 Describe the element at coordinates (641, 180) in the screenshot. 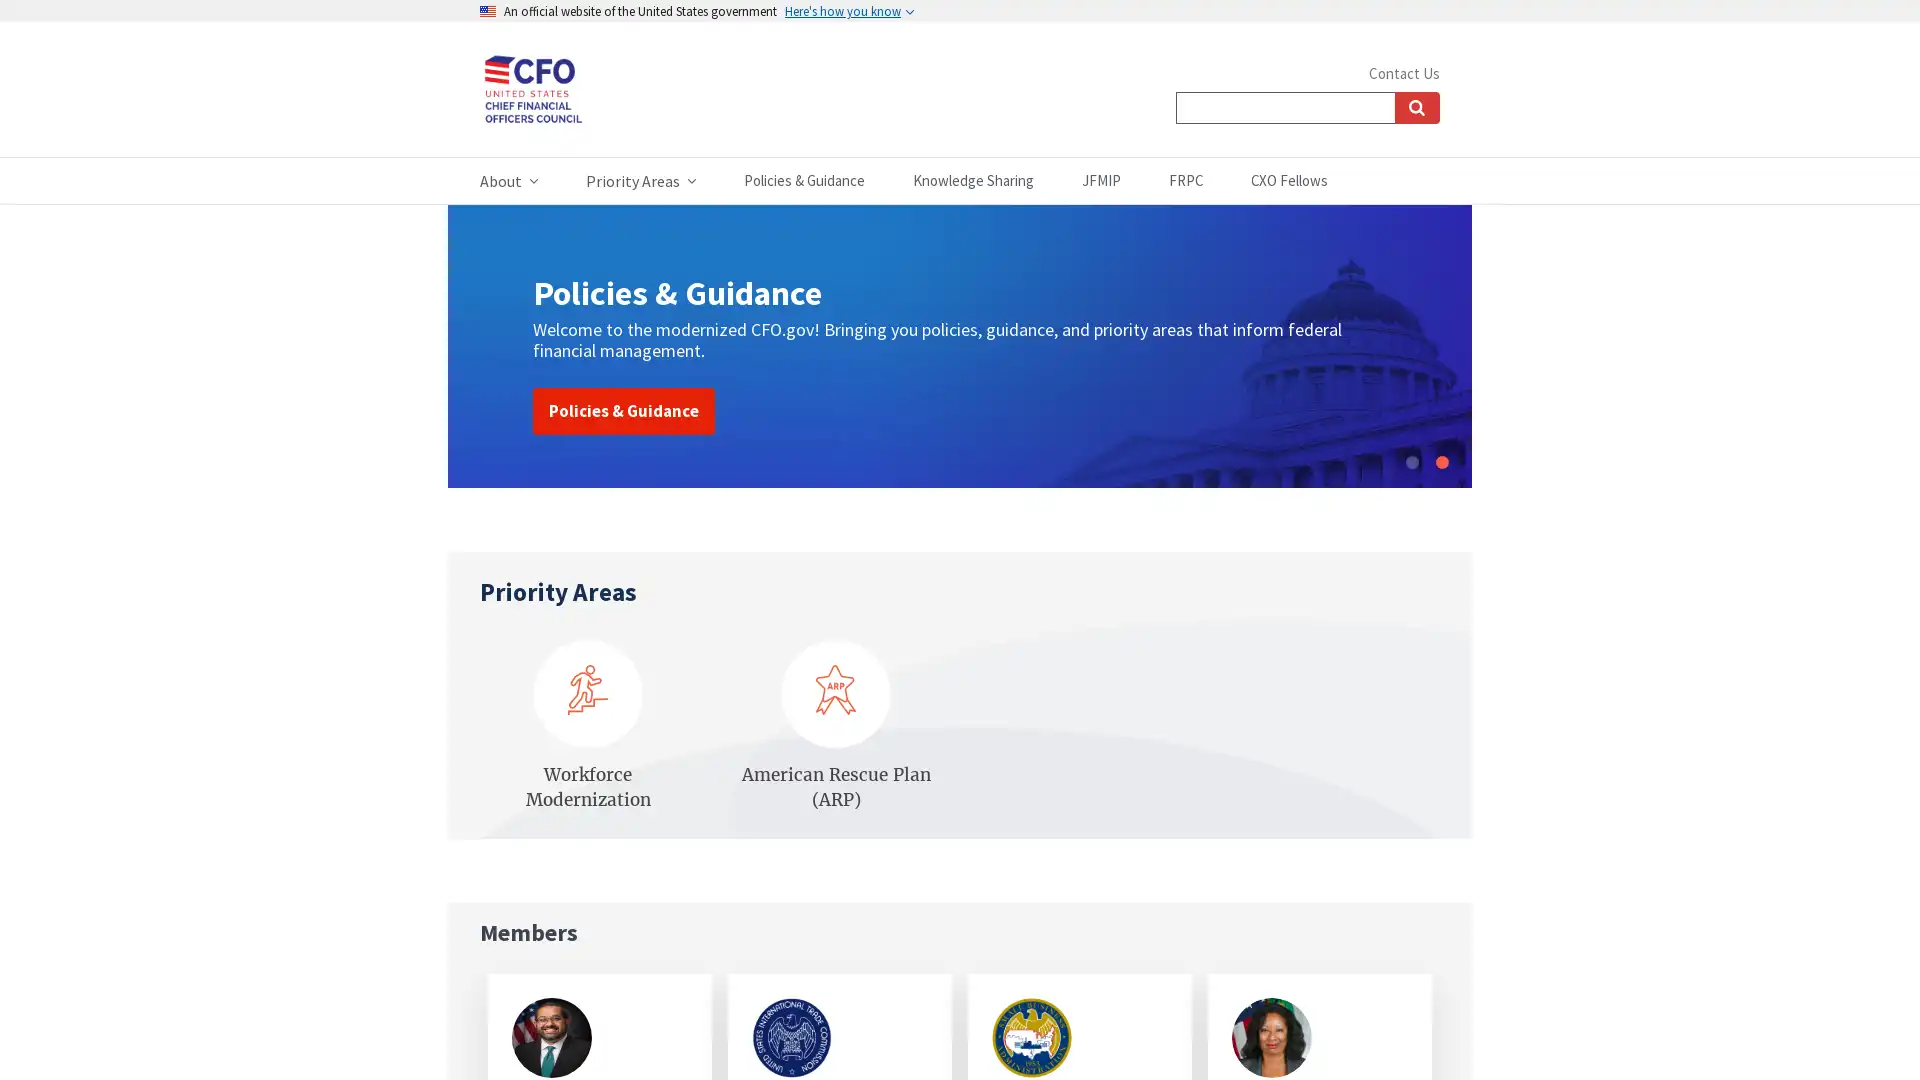

I see `Priority Areas` at that location.